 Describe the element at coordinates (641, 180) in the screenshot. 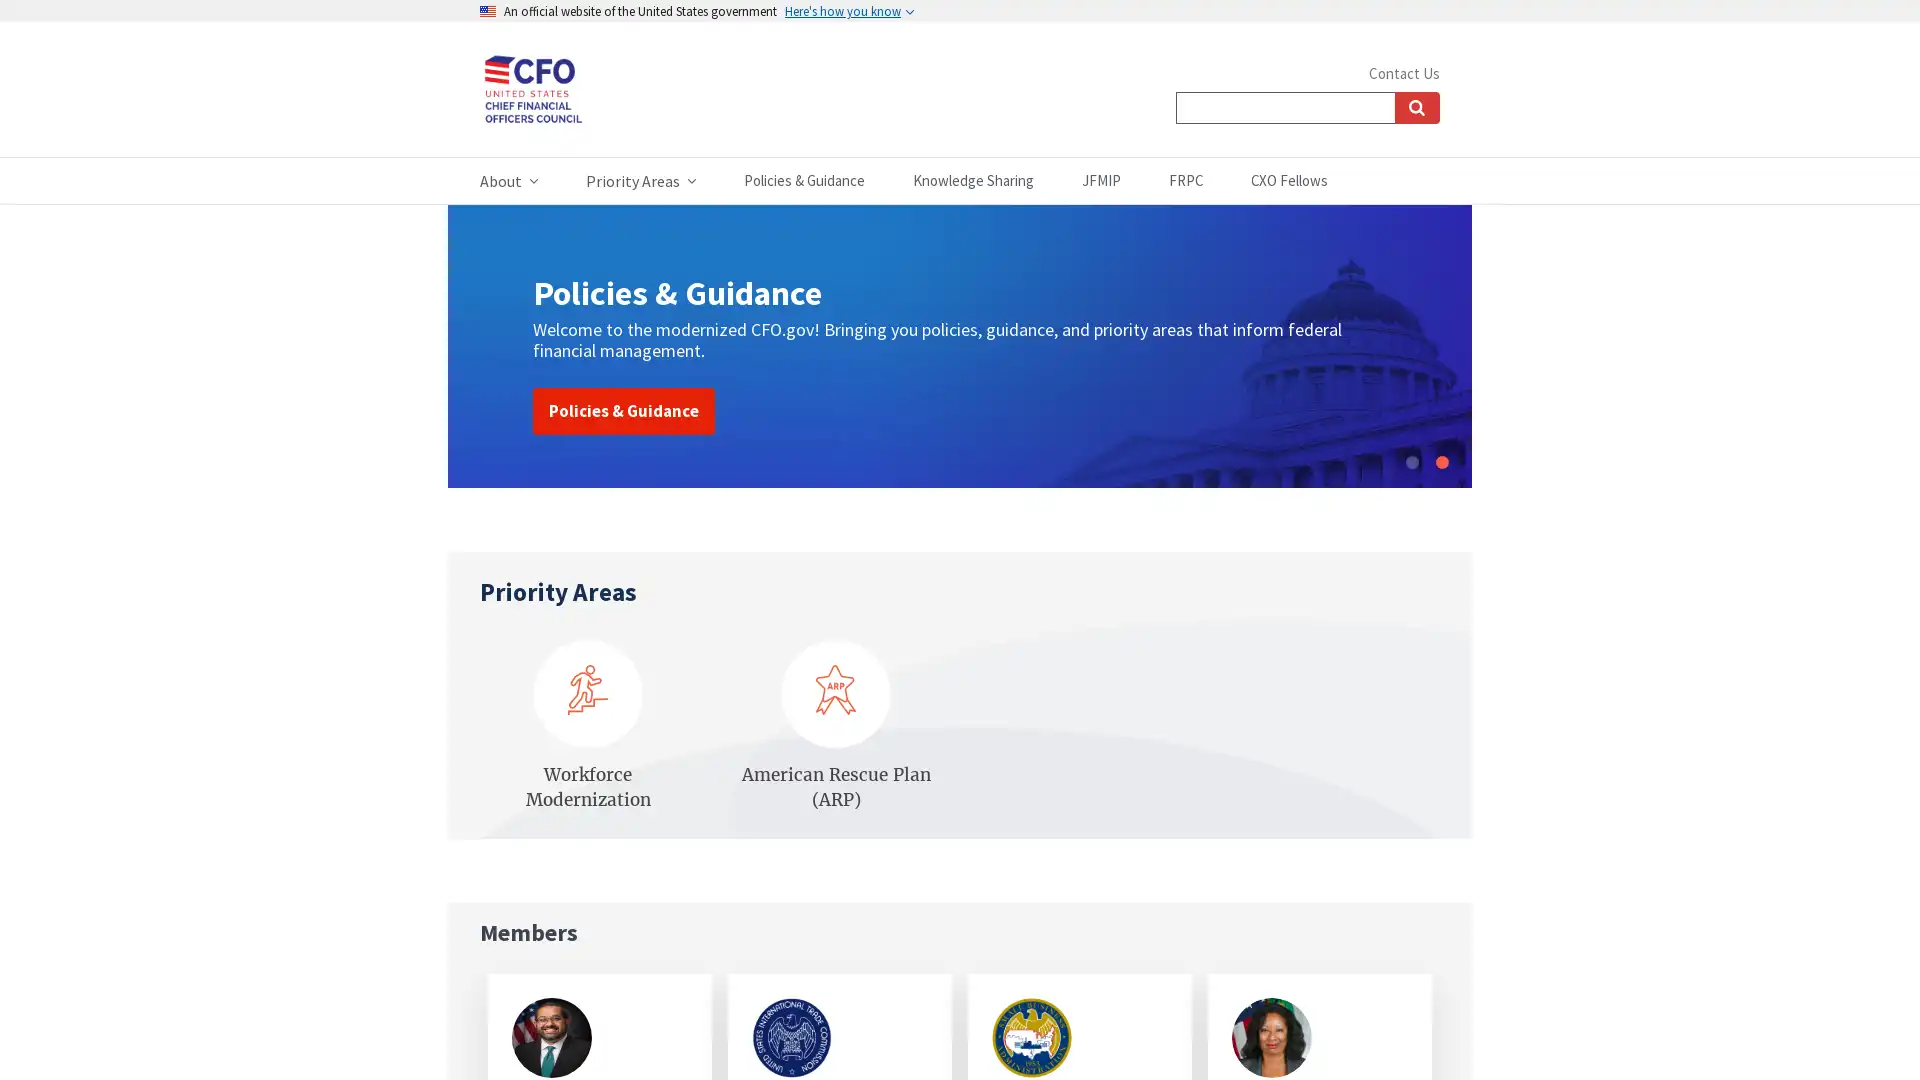

I see `Priority Areas` at that location.